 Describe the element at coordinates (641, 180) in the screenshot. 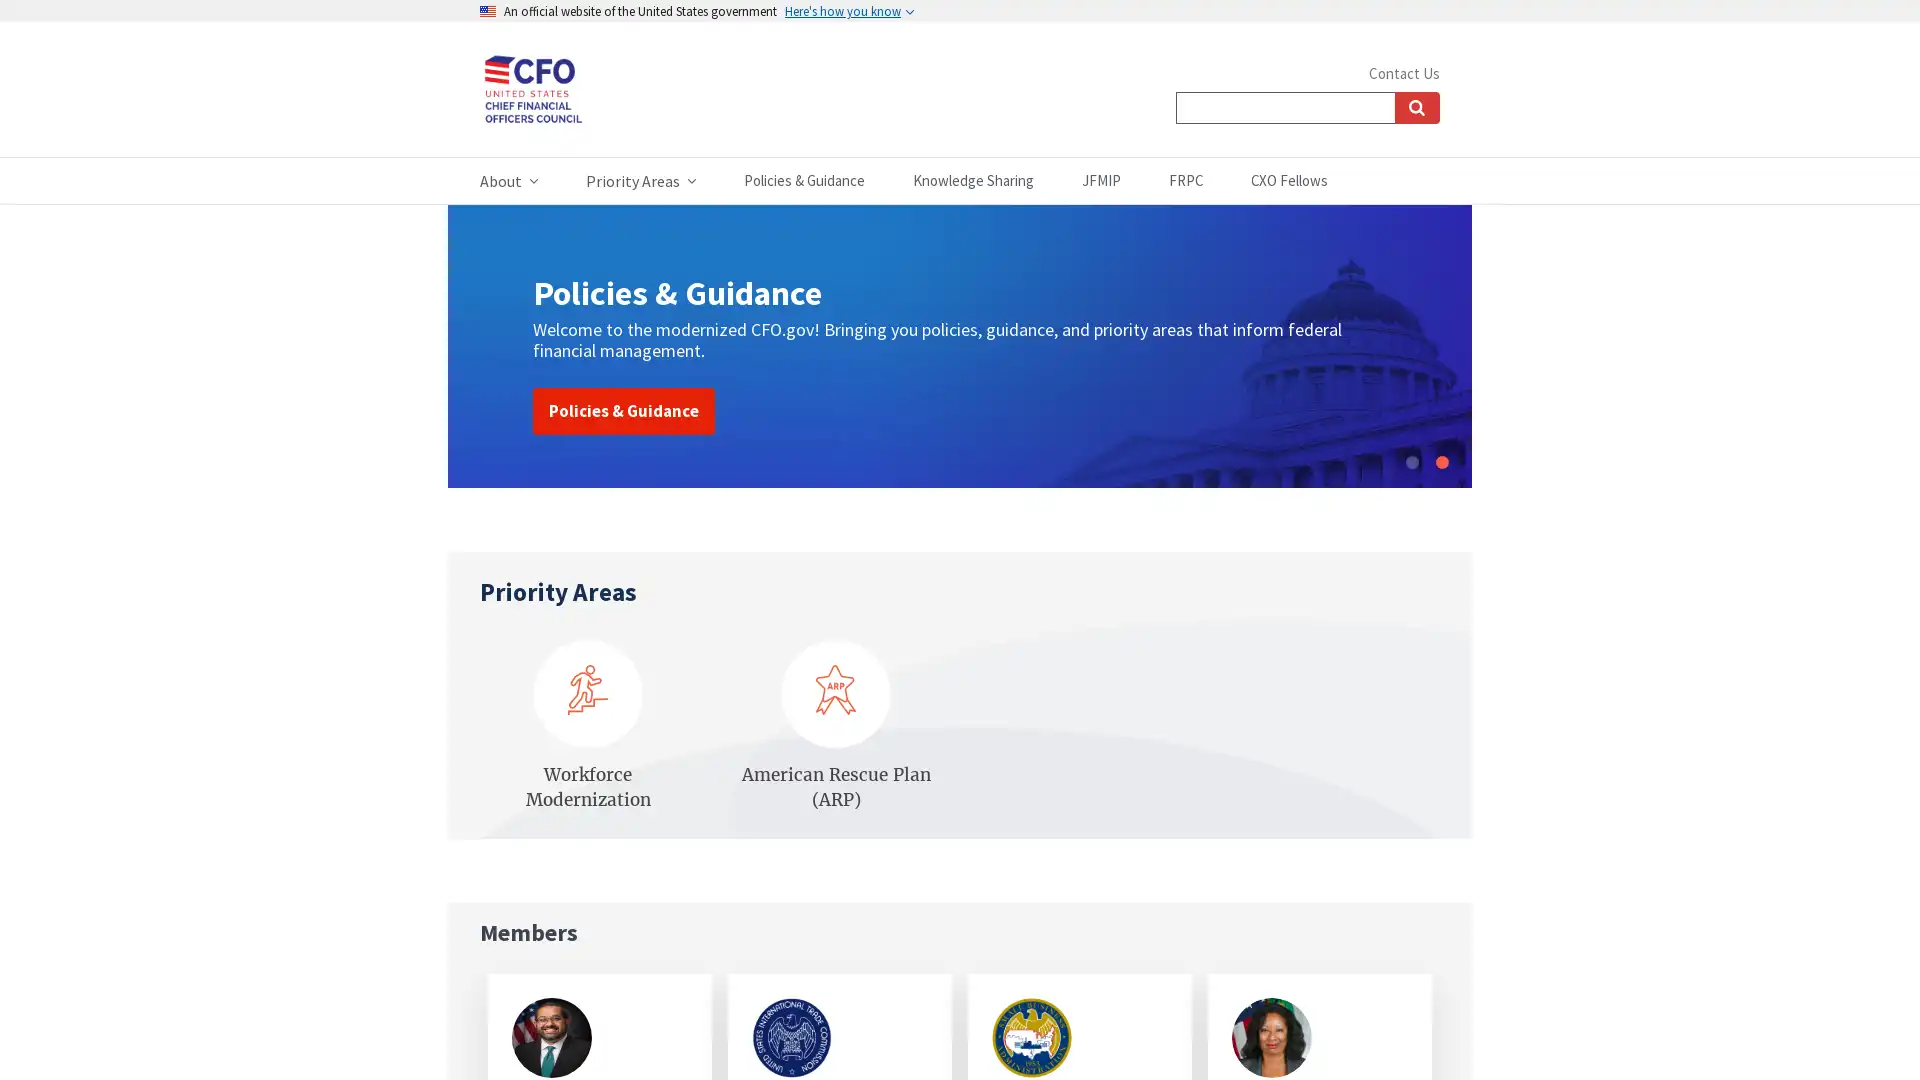

I see `Priority Areas` at that location.